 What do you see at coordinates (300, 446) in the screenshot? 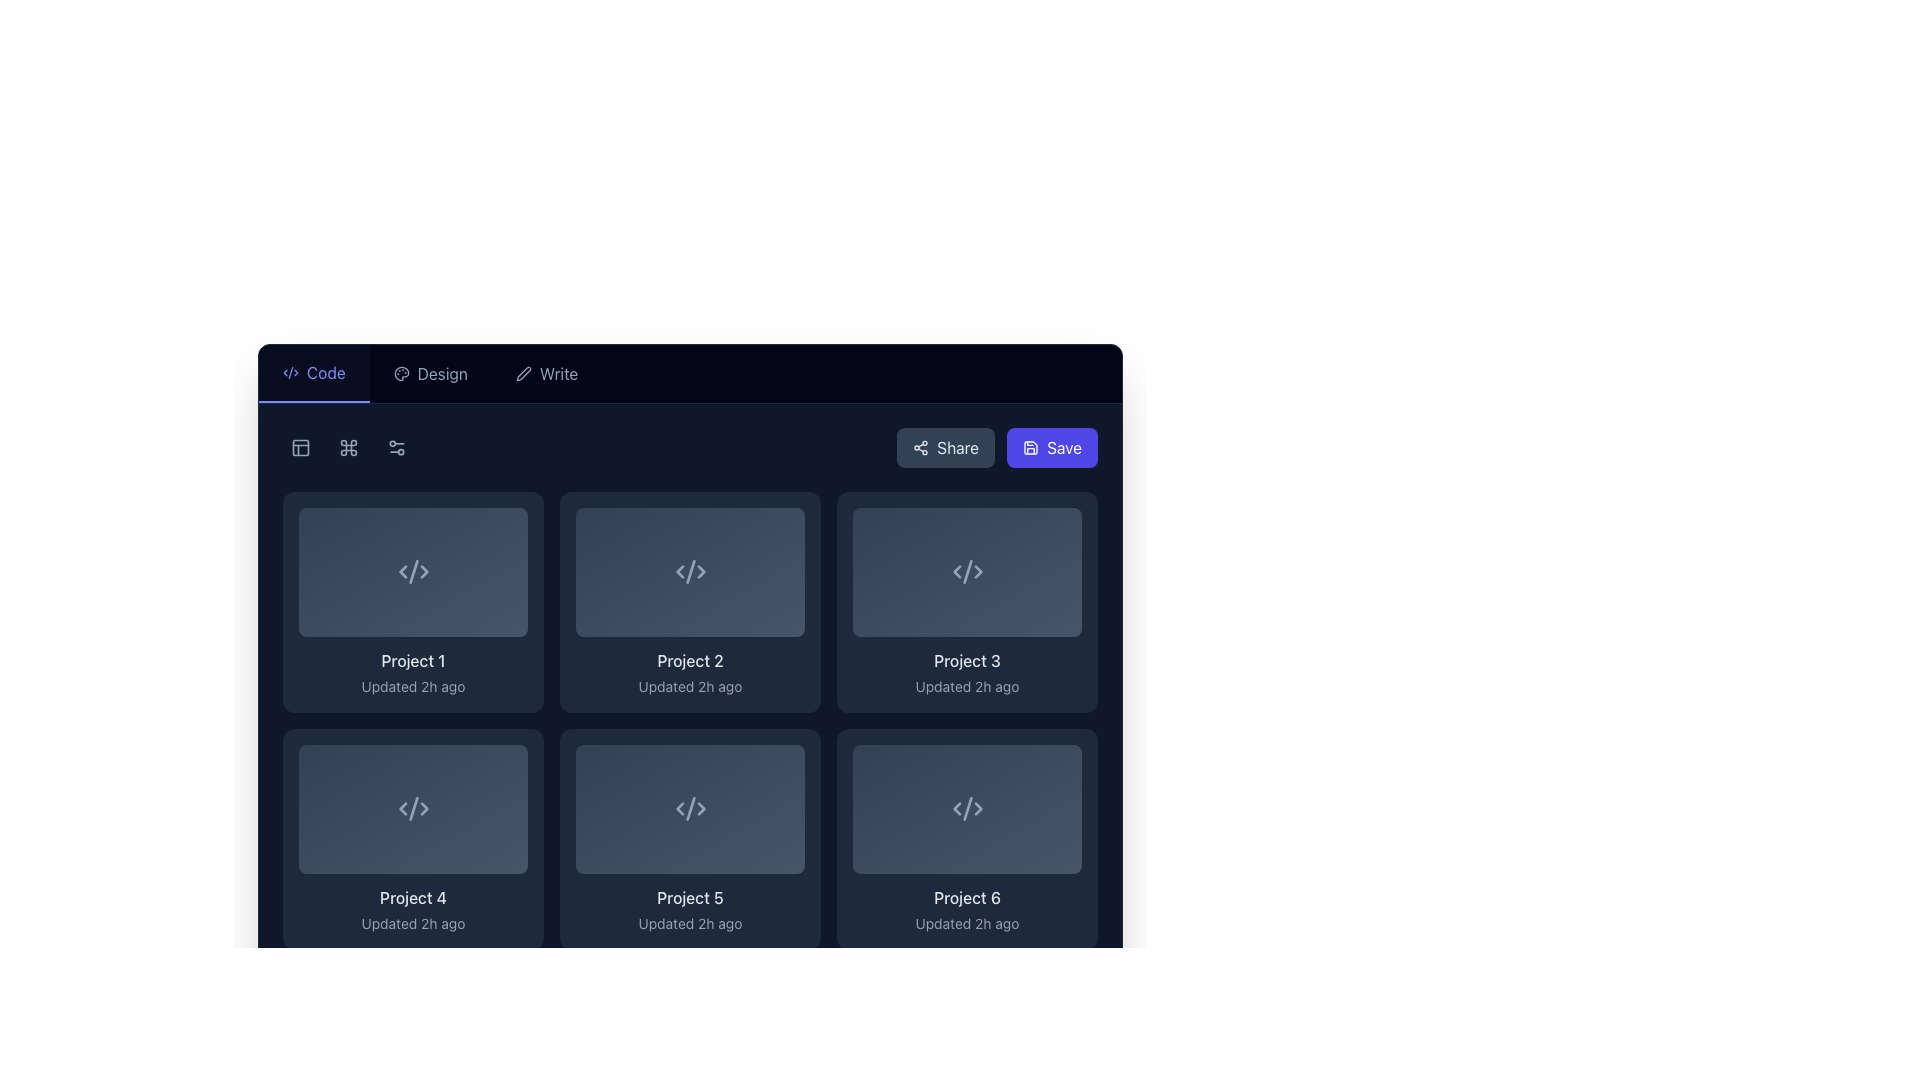
I see `the grid view button located at the top-left corner of the interface` at bounding box center [300, 446].